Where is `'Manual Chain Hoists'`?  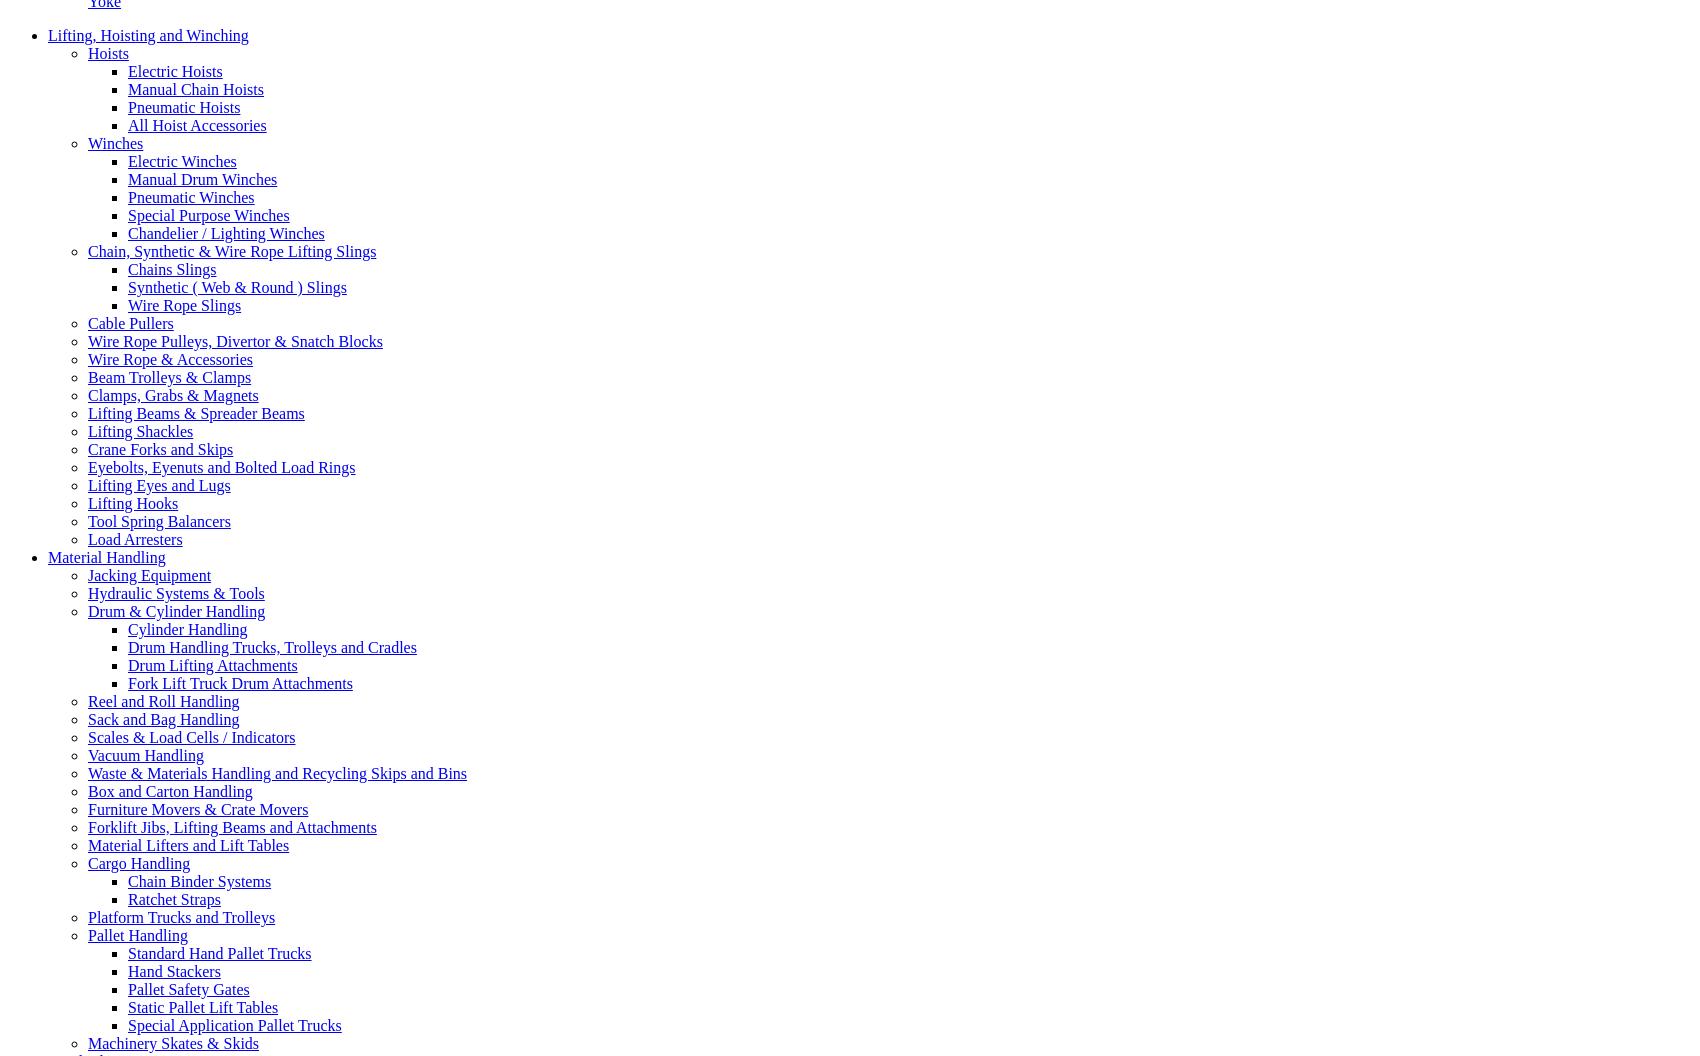 'Manual Chain Hoists' is located at coordinates (127, 87).